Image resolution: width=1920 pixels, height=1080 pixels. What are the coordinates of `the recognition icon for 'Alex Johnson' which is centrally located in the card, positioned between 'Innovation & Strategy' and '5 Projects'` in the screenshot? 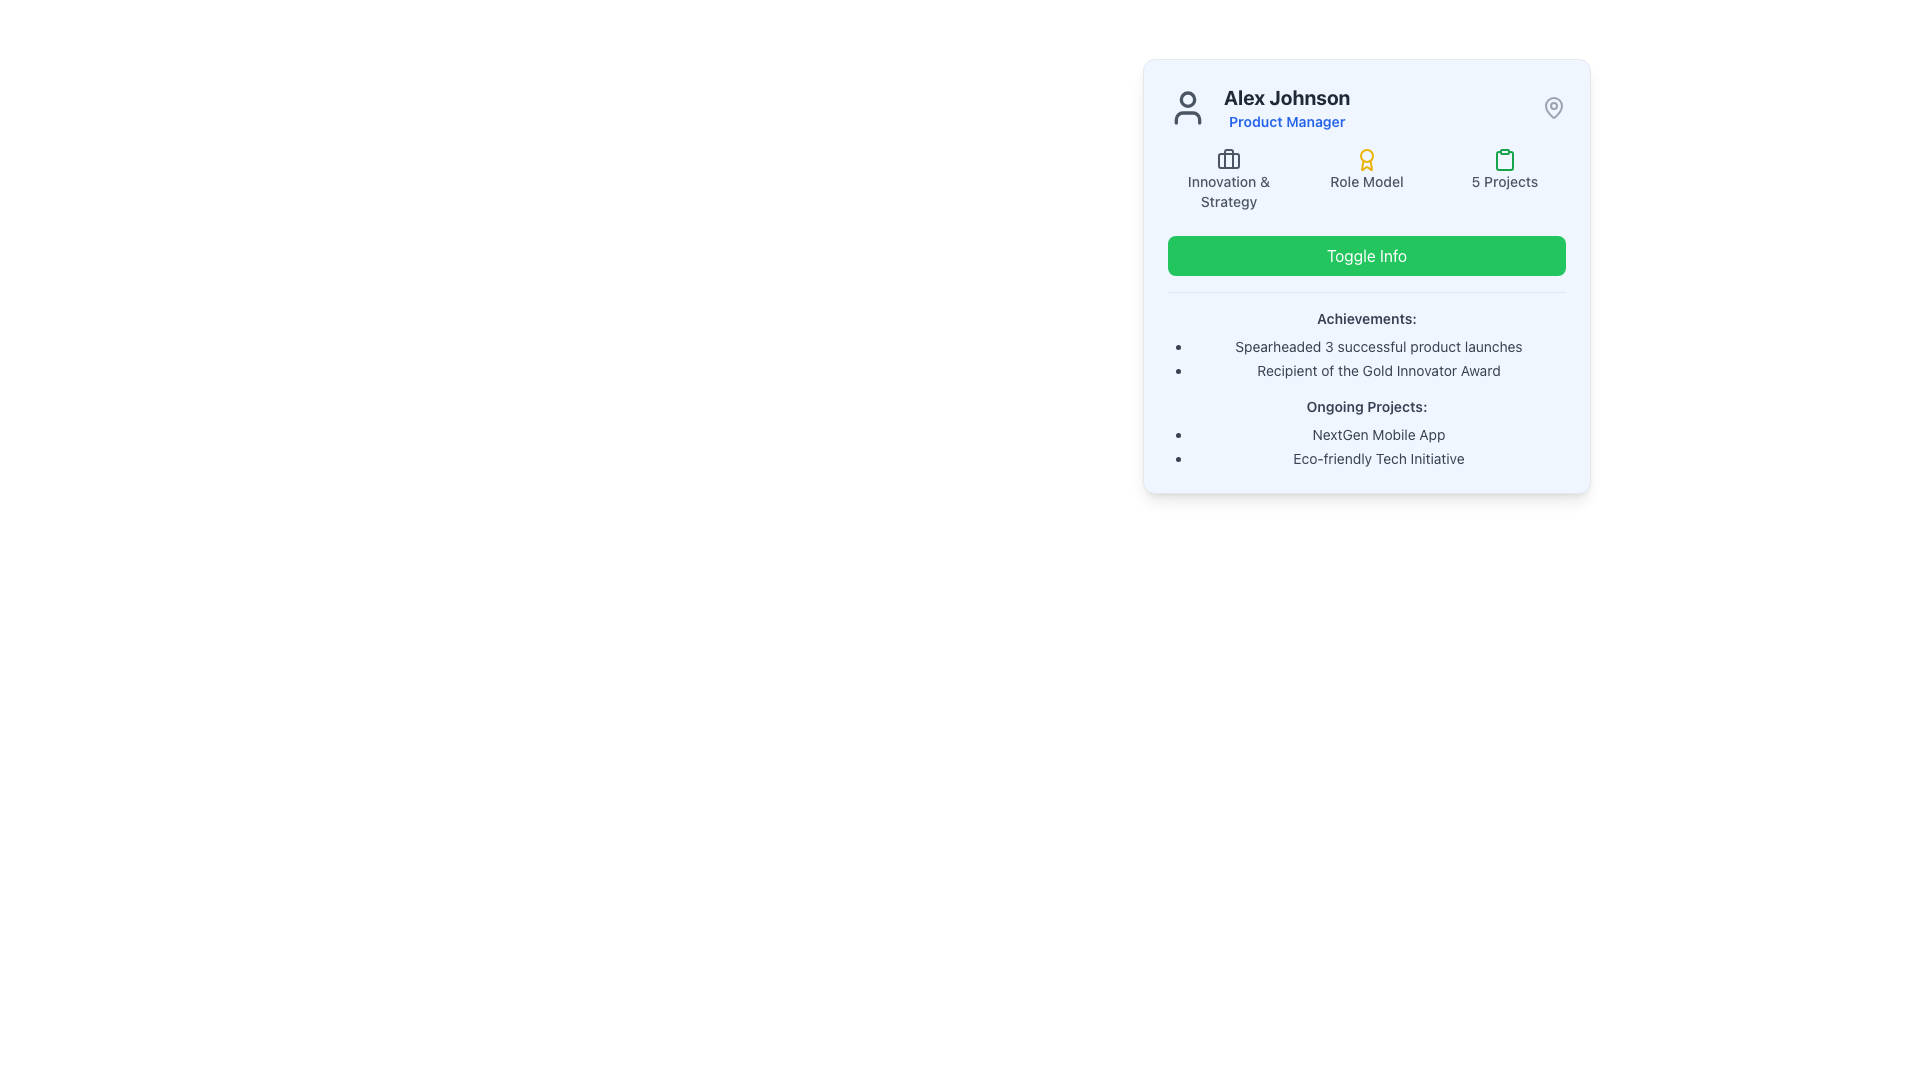 It's located at (1366, 180).